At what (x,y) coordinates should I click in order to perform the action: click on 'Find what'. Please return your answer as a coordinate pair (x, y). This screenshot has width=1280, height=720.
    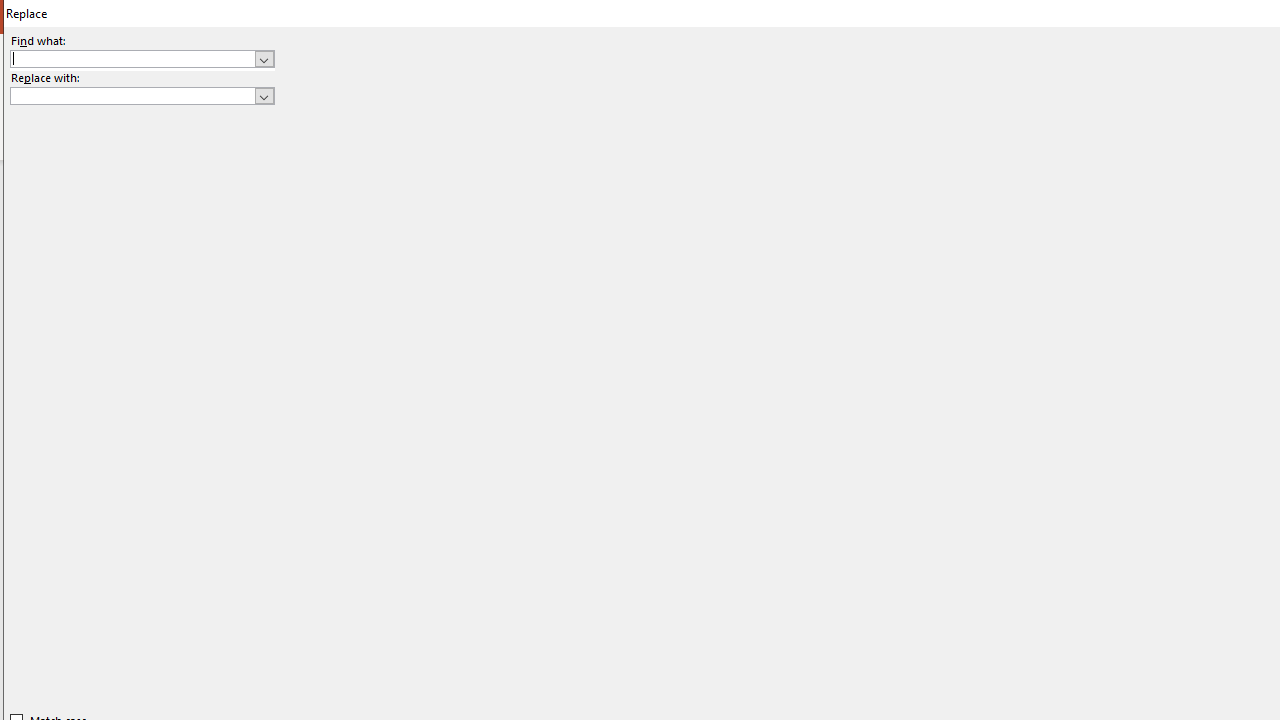
    Looking at the image, I should click on (132, 58).